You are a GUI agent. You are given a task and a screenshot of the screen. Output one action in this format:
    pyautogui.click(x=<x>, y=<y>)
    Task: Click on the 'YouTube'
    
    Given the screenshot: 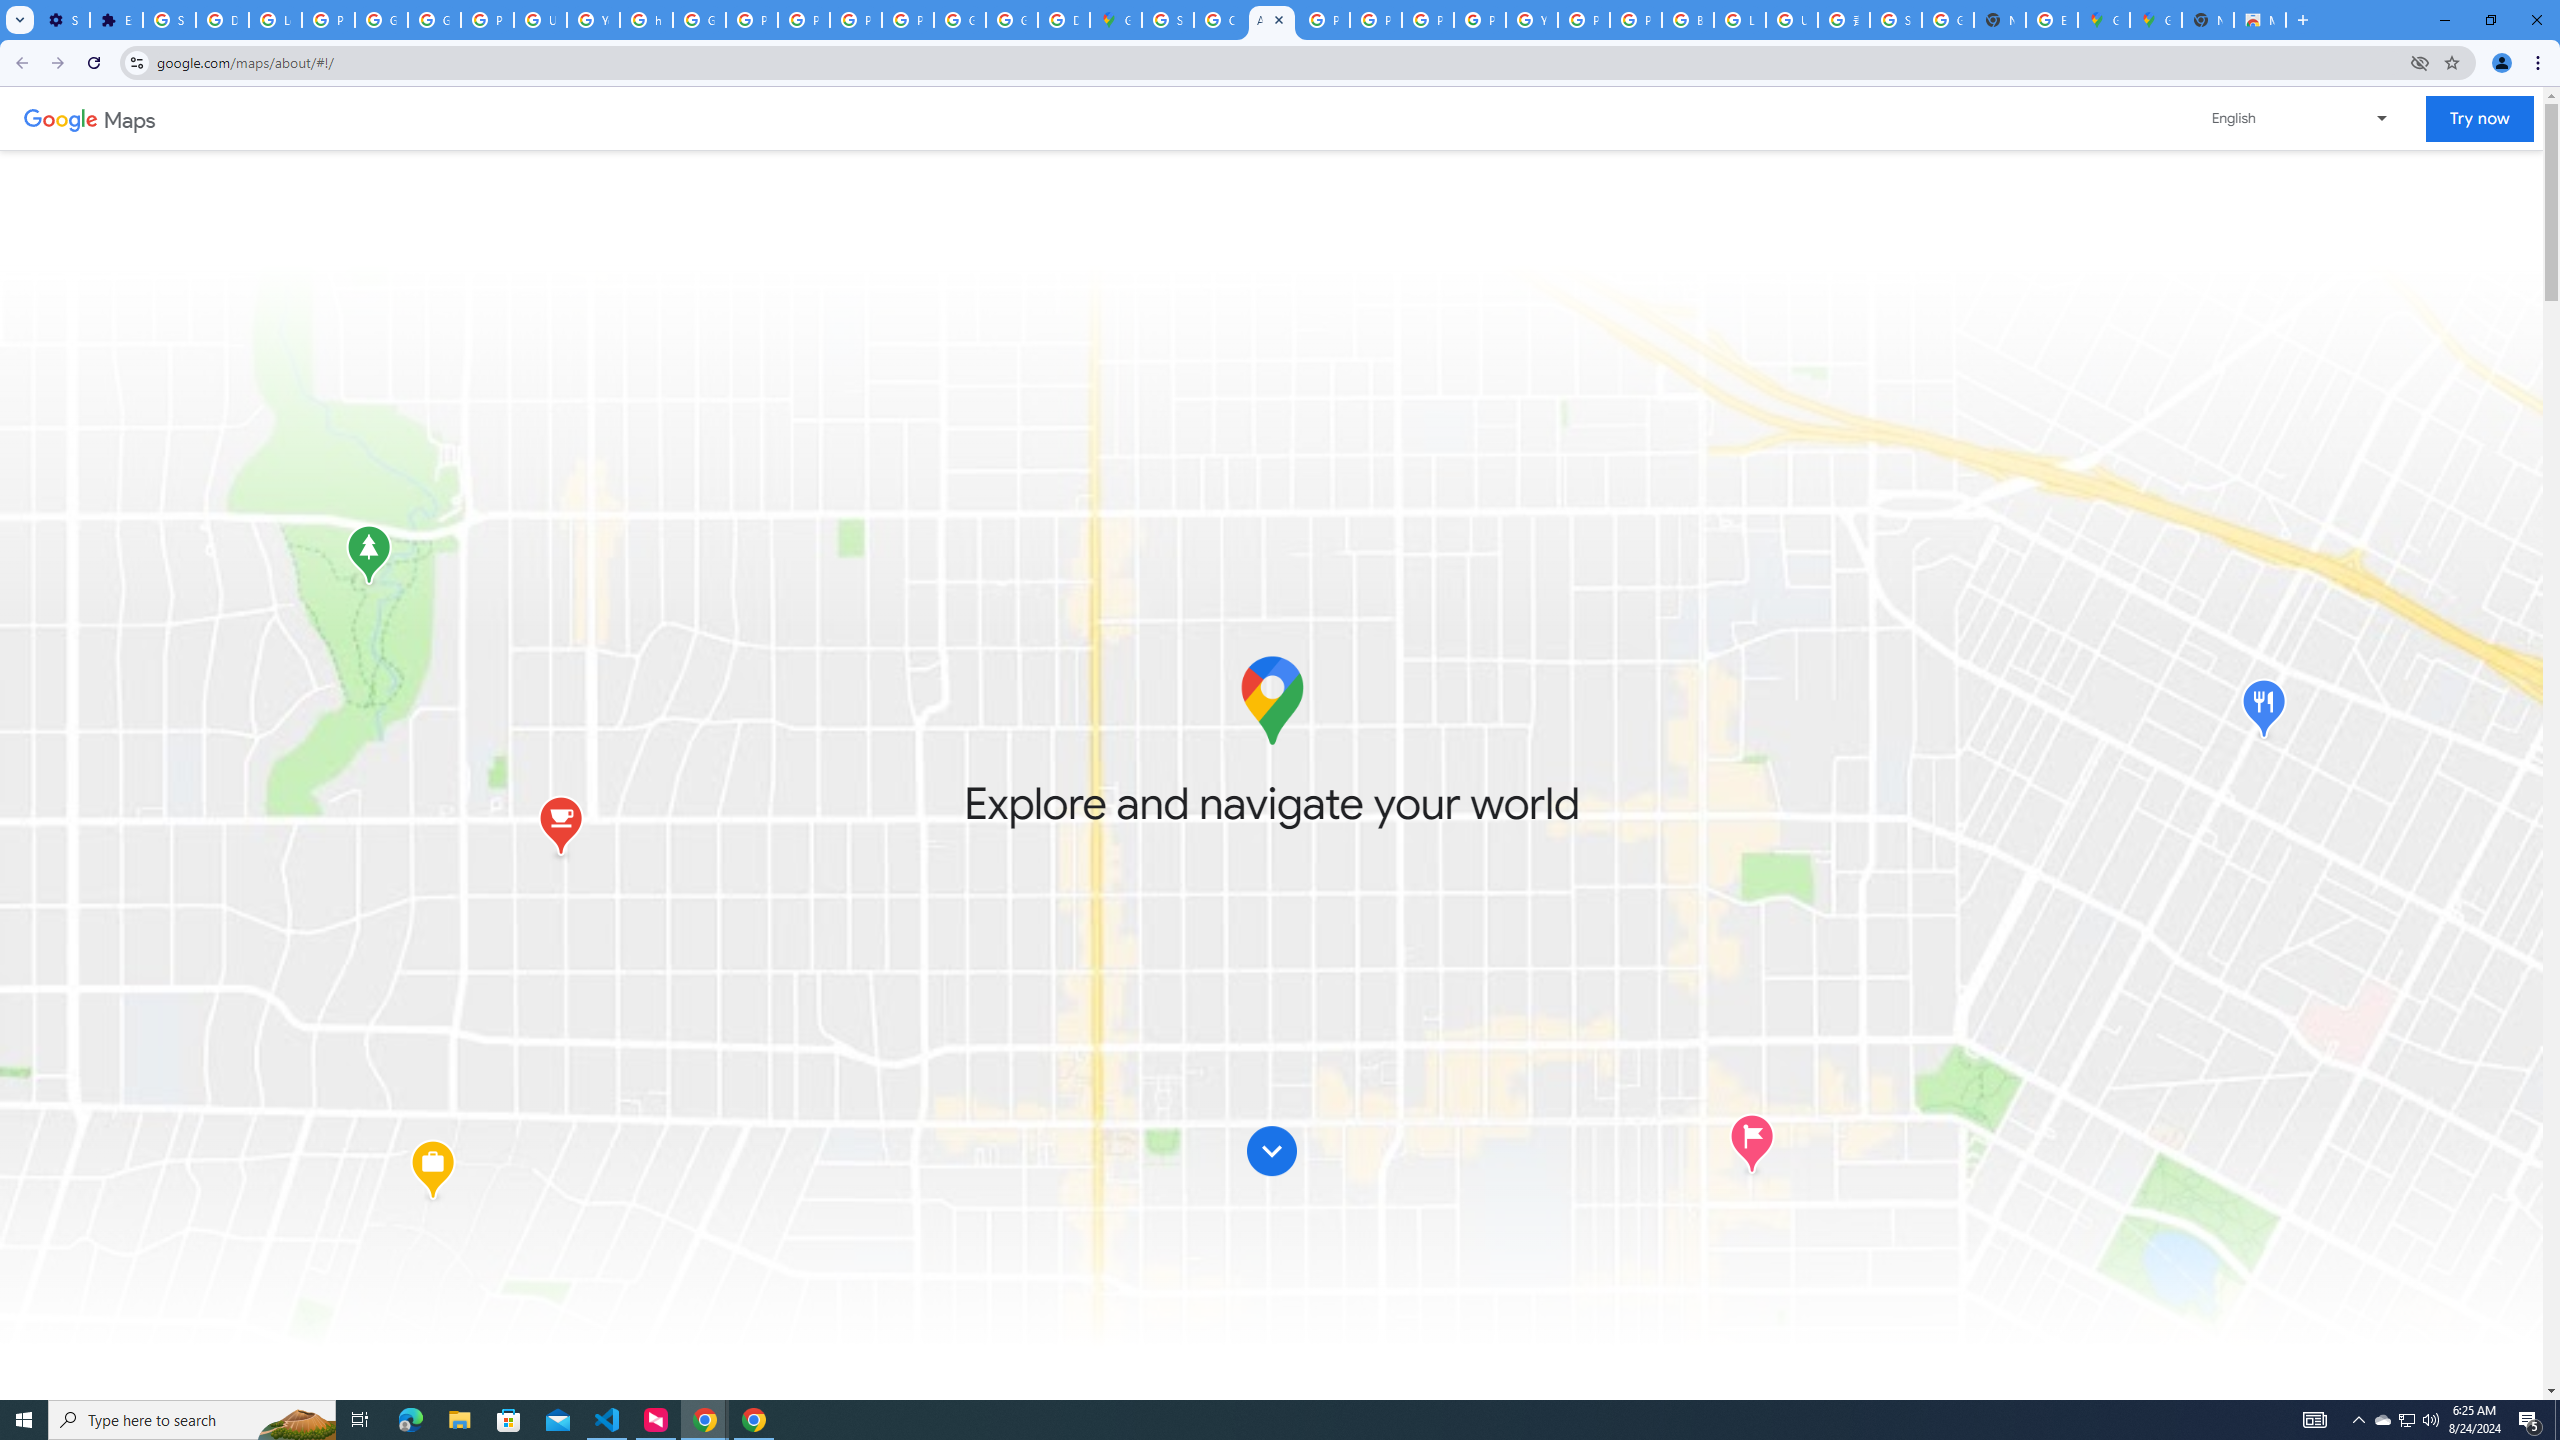 What is the action you would take?
    pyautogui.click(x=592, y=19)
    